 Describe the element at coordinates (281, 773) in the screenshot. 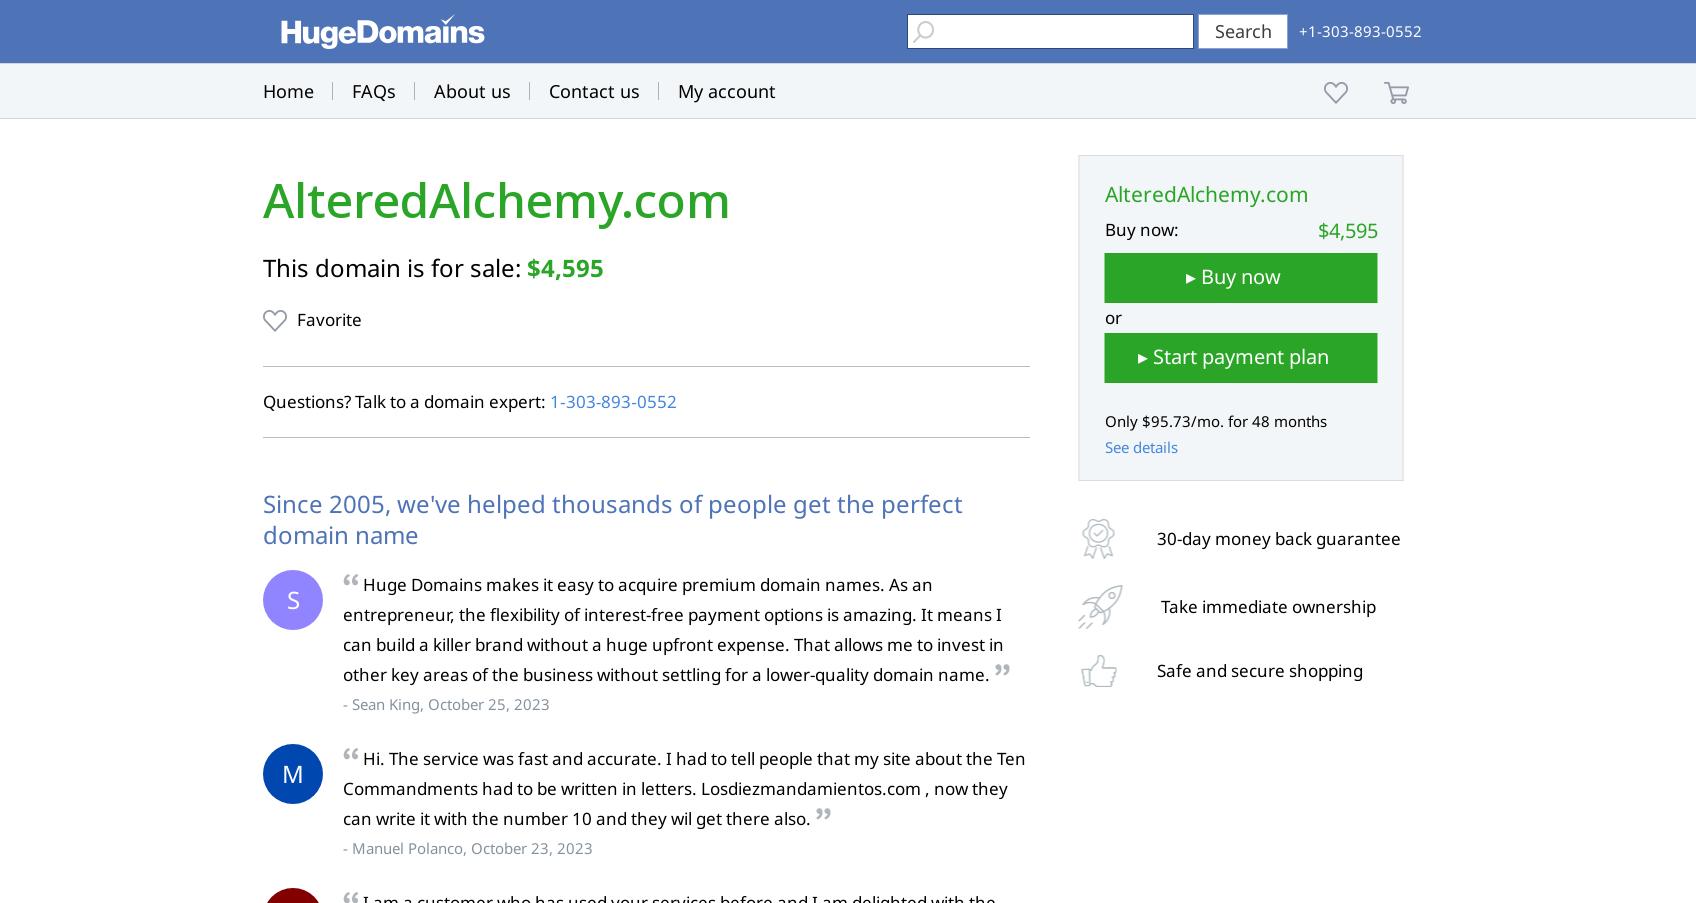

I see `'M'` at that location.